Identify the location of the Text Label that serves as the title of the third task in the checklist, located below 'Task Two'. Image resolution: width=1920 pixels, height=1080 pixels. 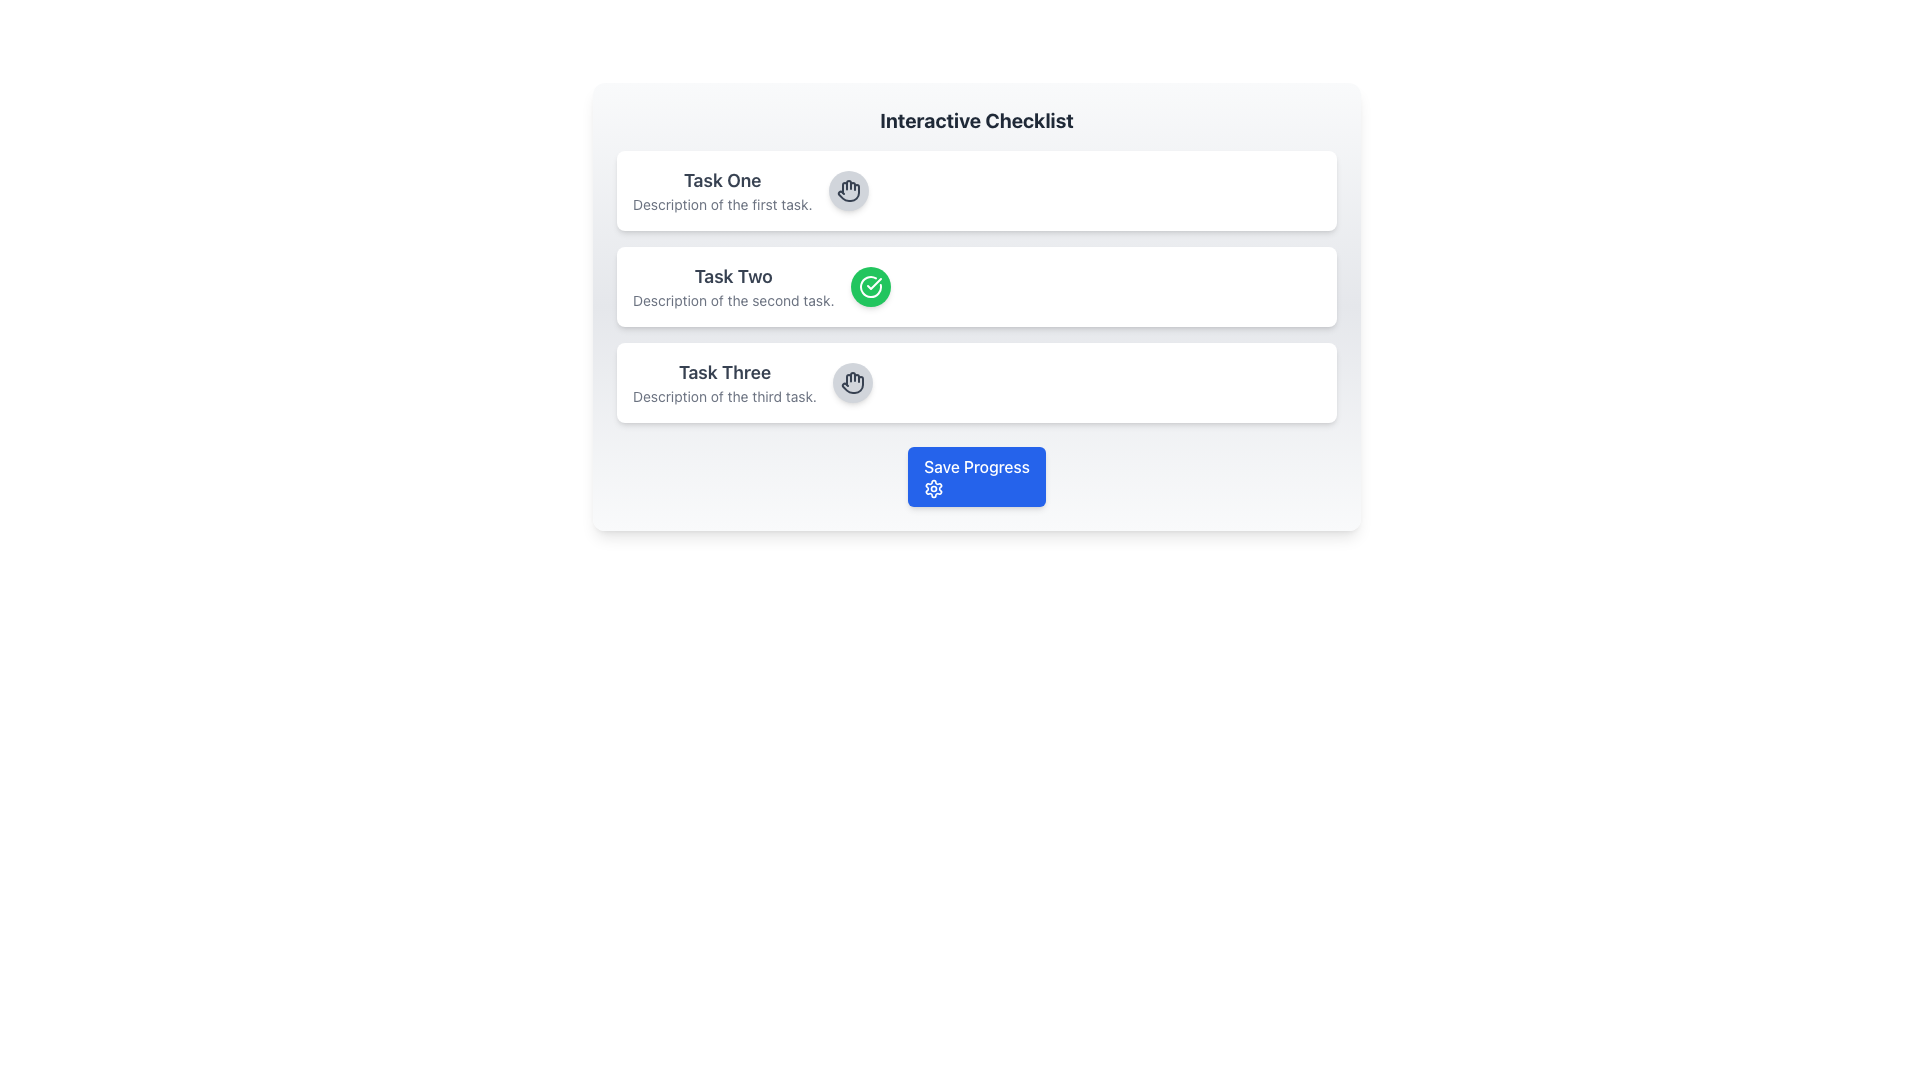
(723, 373).